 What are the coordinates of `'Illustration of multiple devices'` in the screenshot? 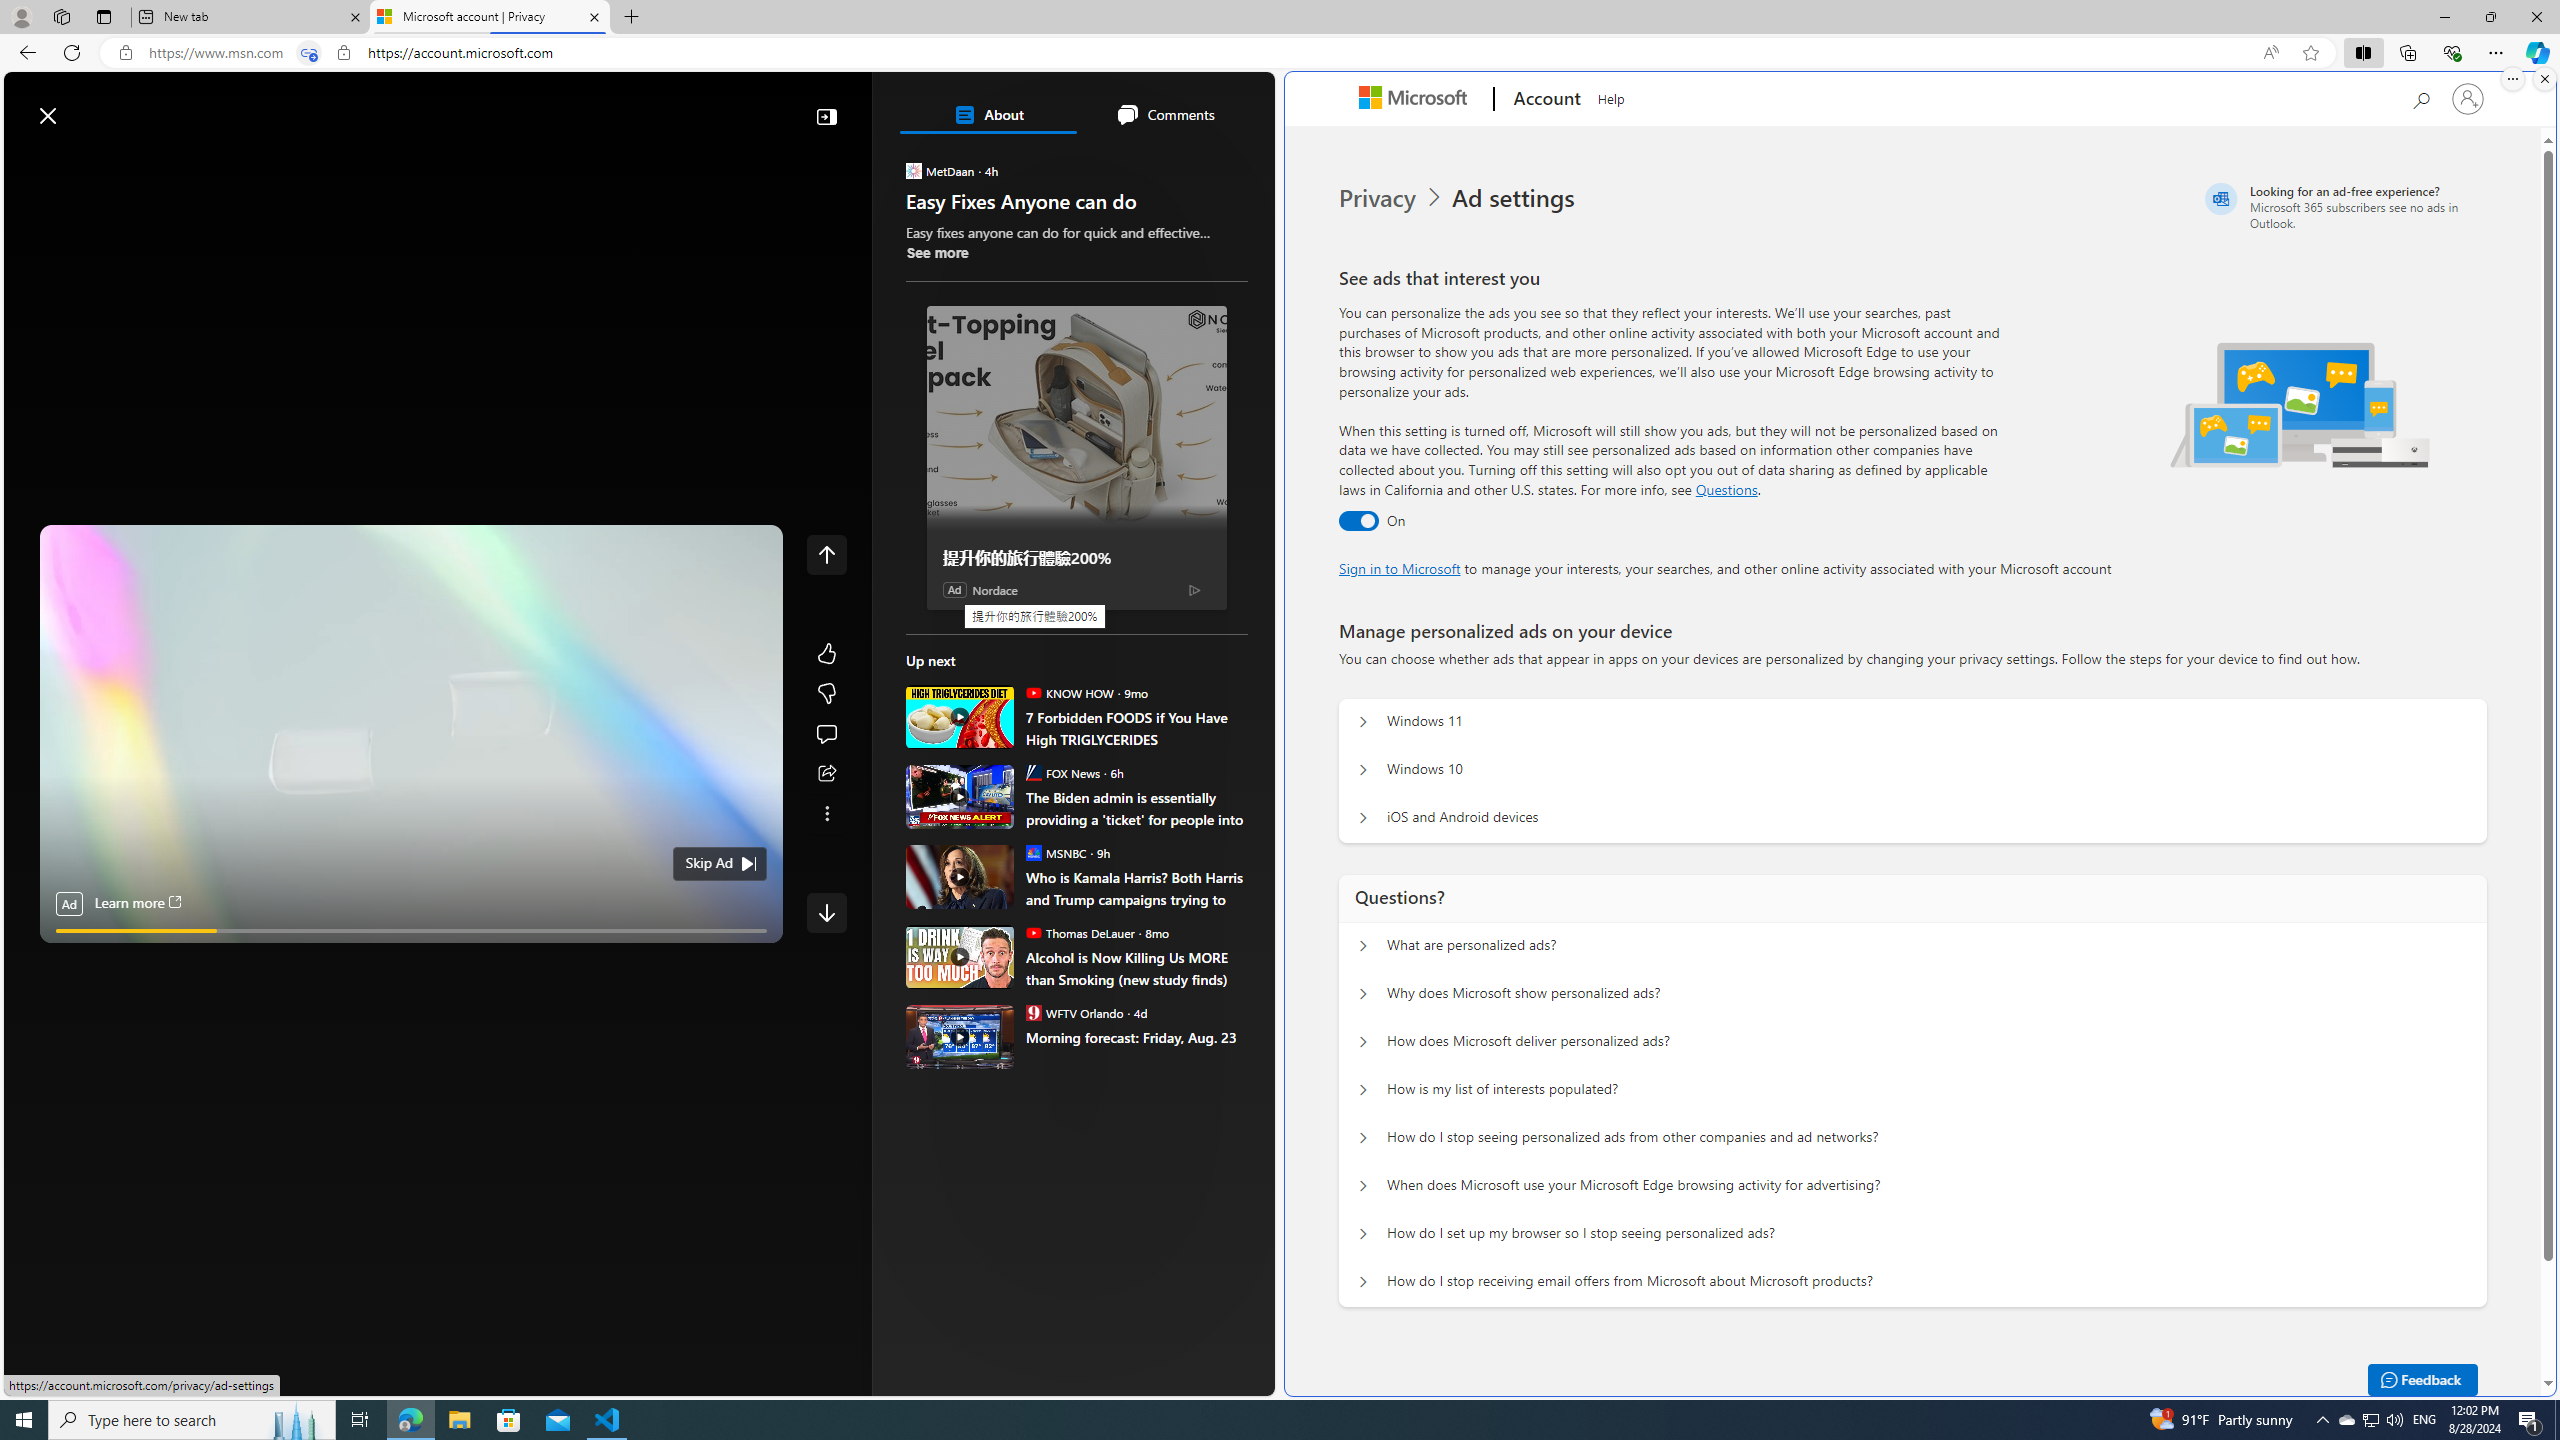 It's located at (2299, 403).